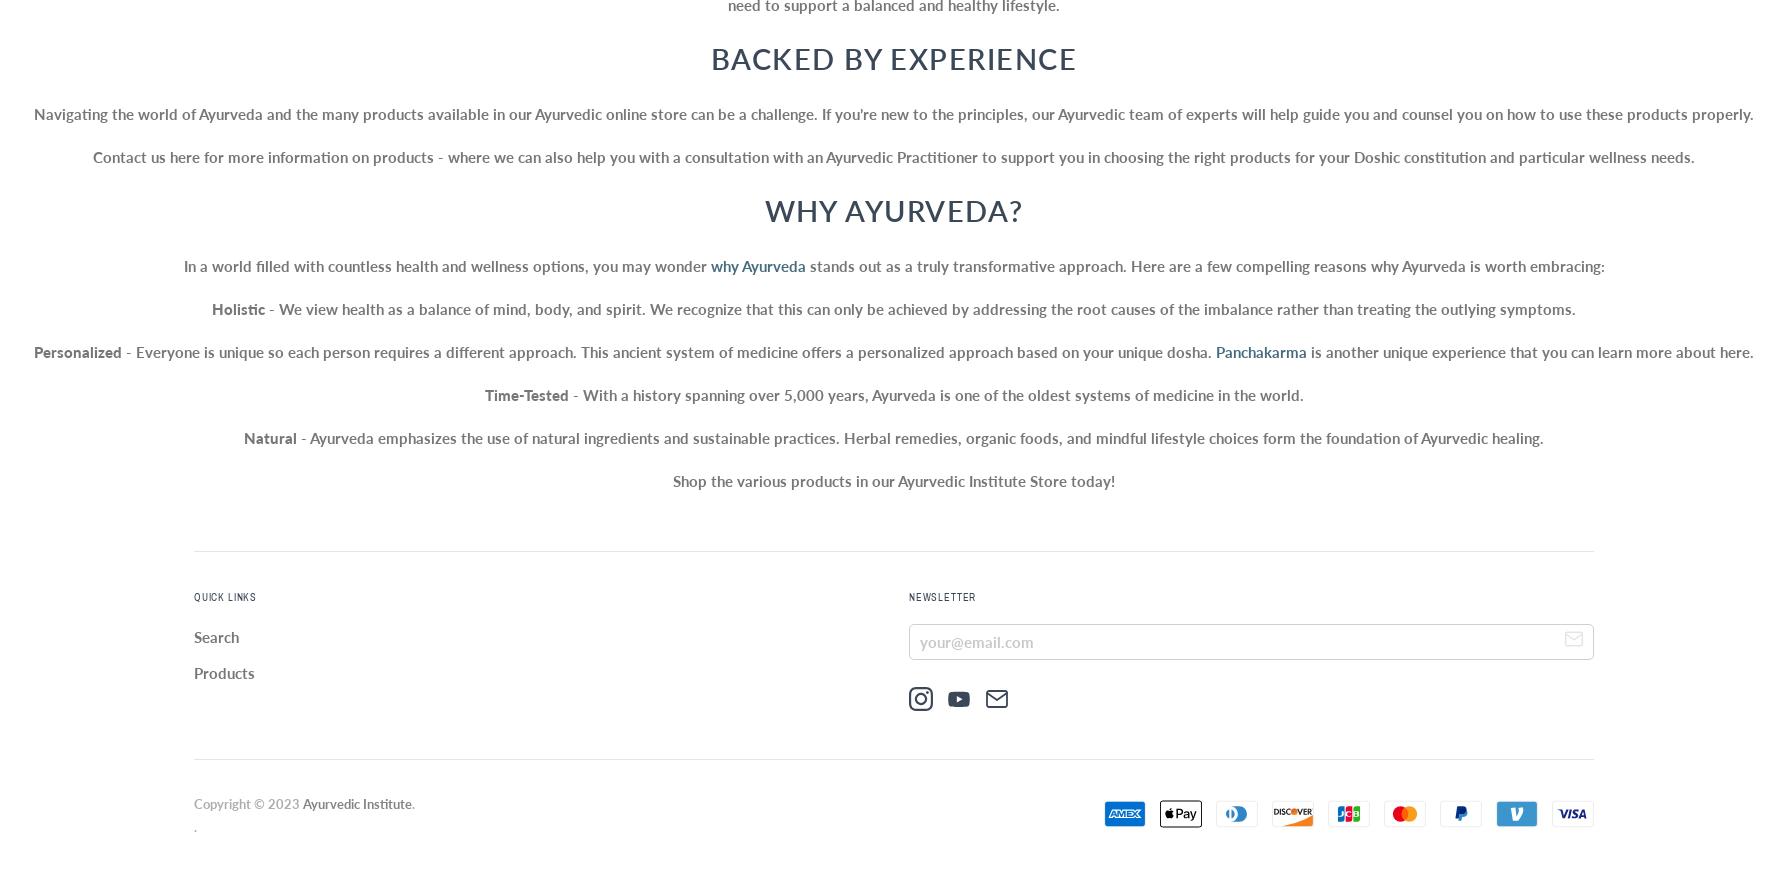  I want to click on '- Everyone is unique so each person requires a different approach. This ancient system of medicine offers a personalized approach based on your unique dosha.', so click(669, 351).